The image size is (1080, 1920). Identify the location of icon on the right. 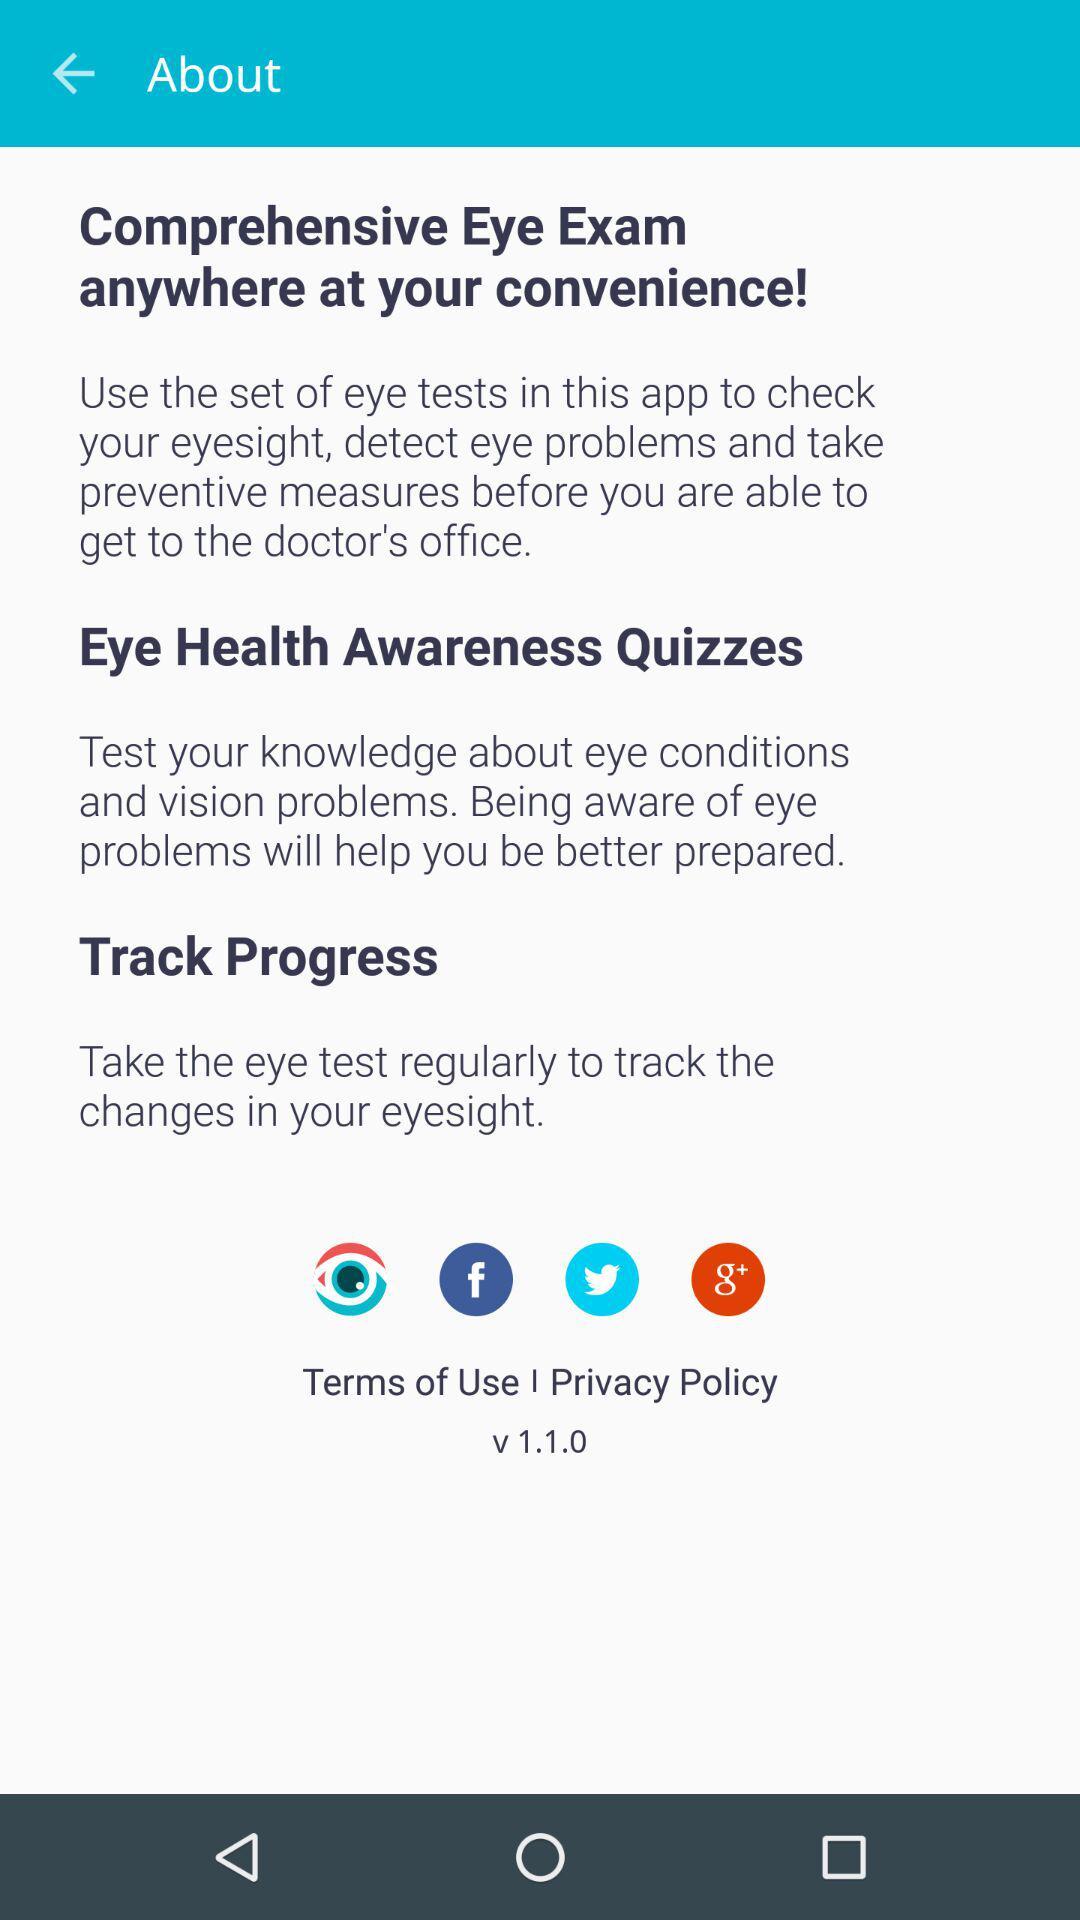
(728, 1278).